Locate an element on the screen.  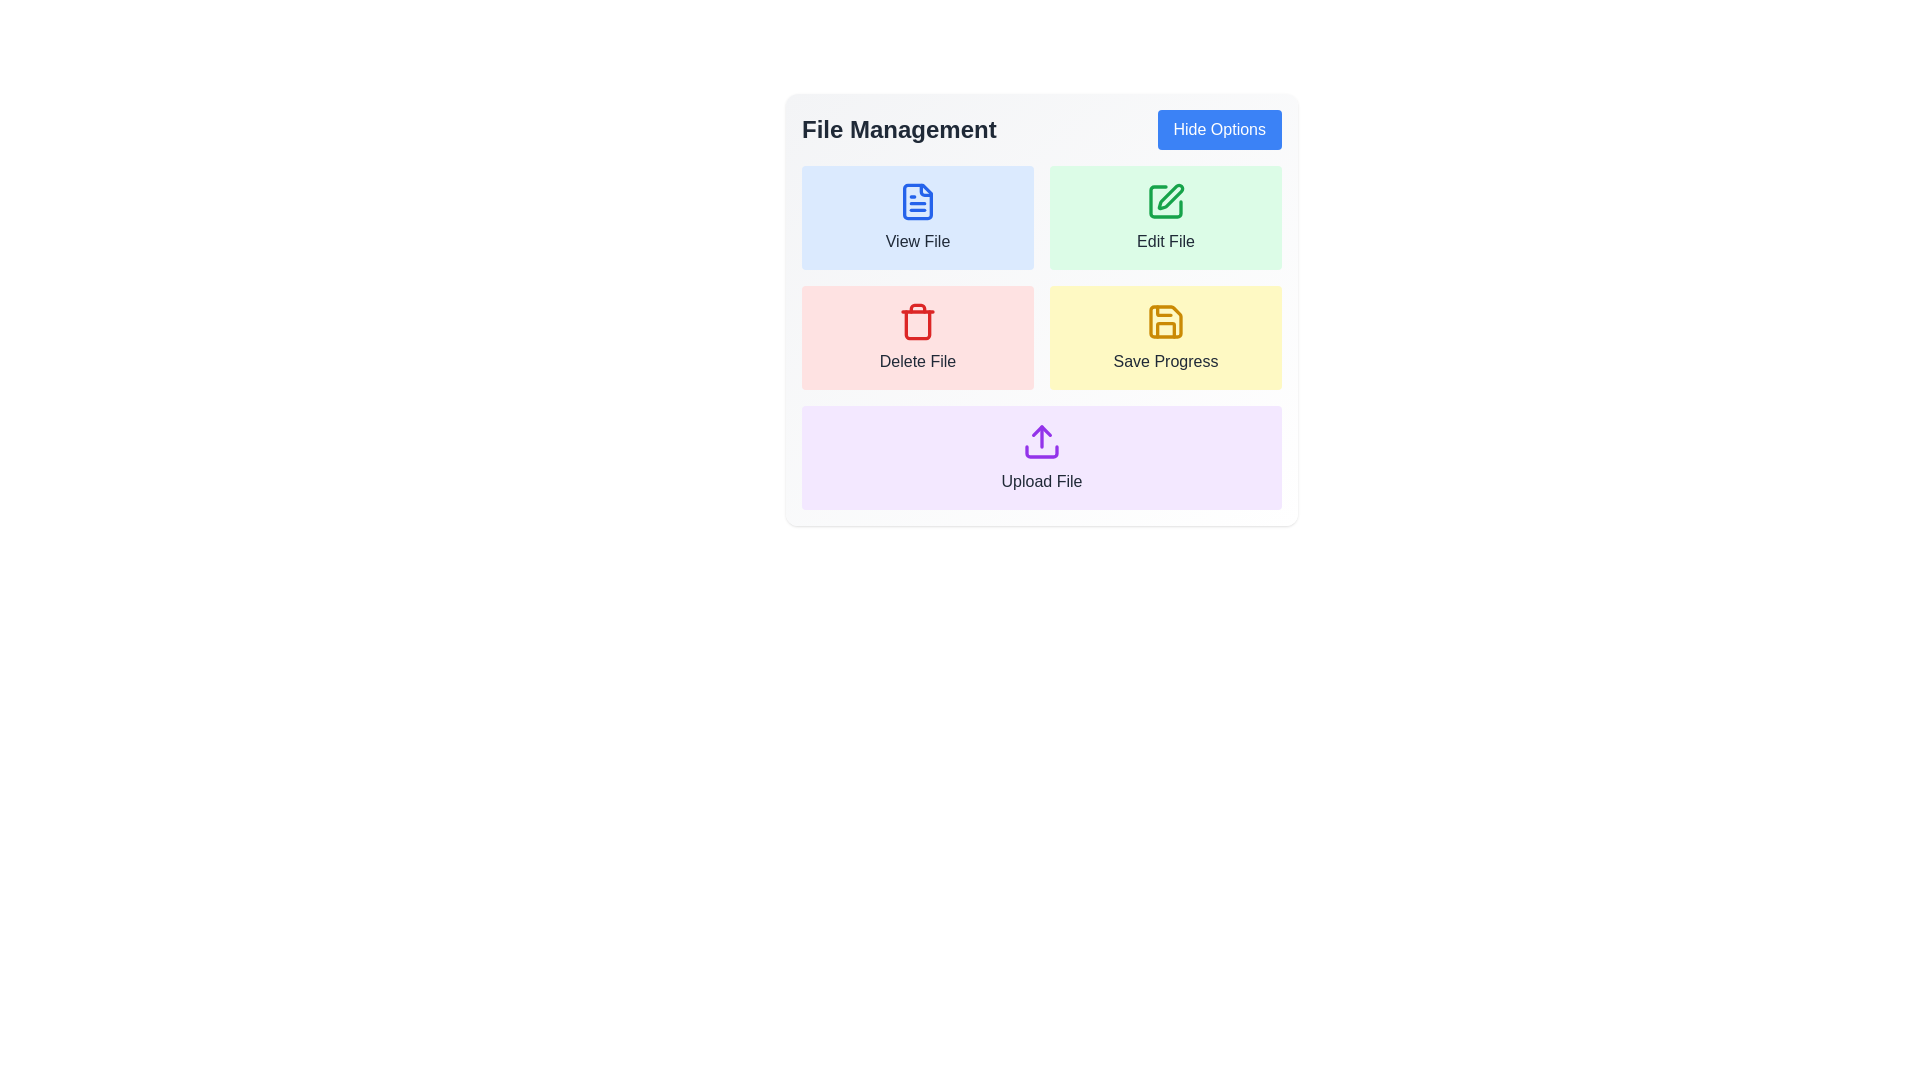
the edit button located to the right of the 'View File' button is located at coordinates (1166, 218).